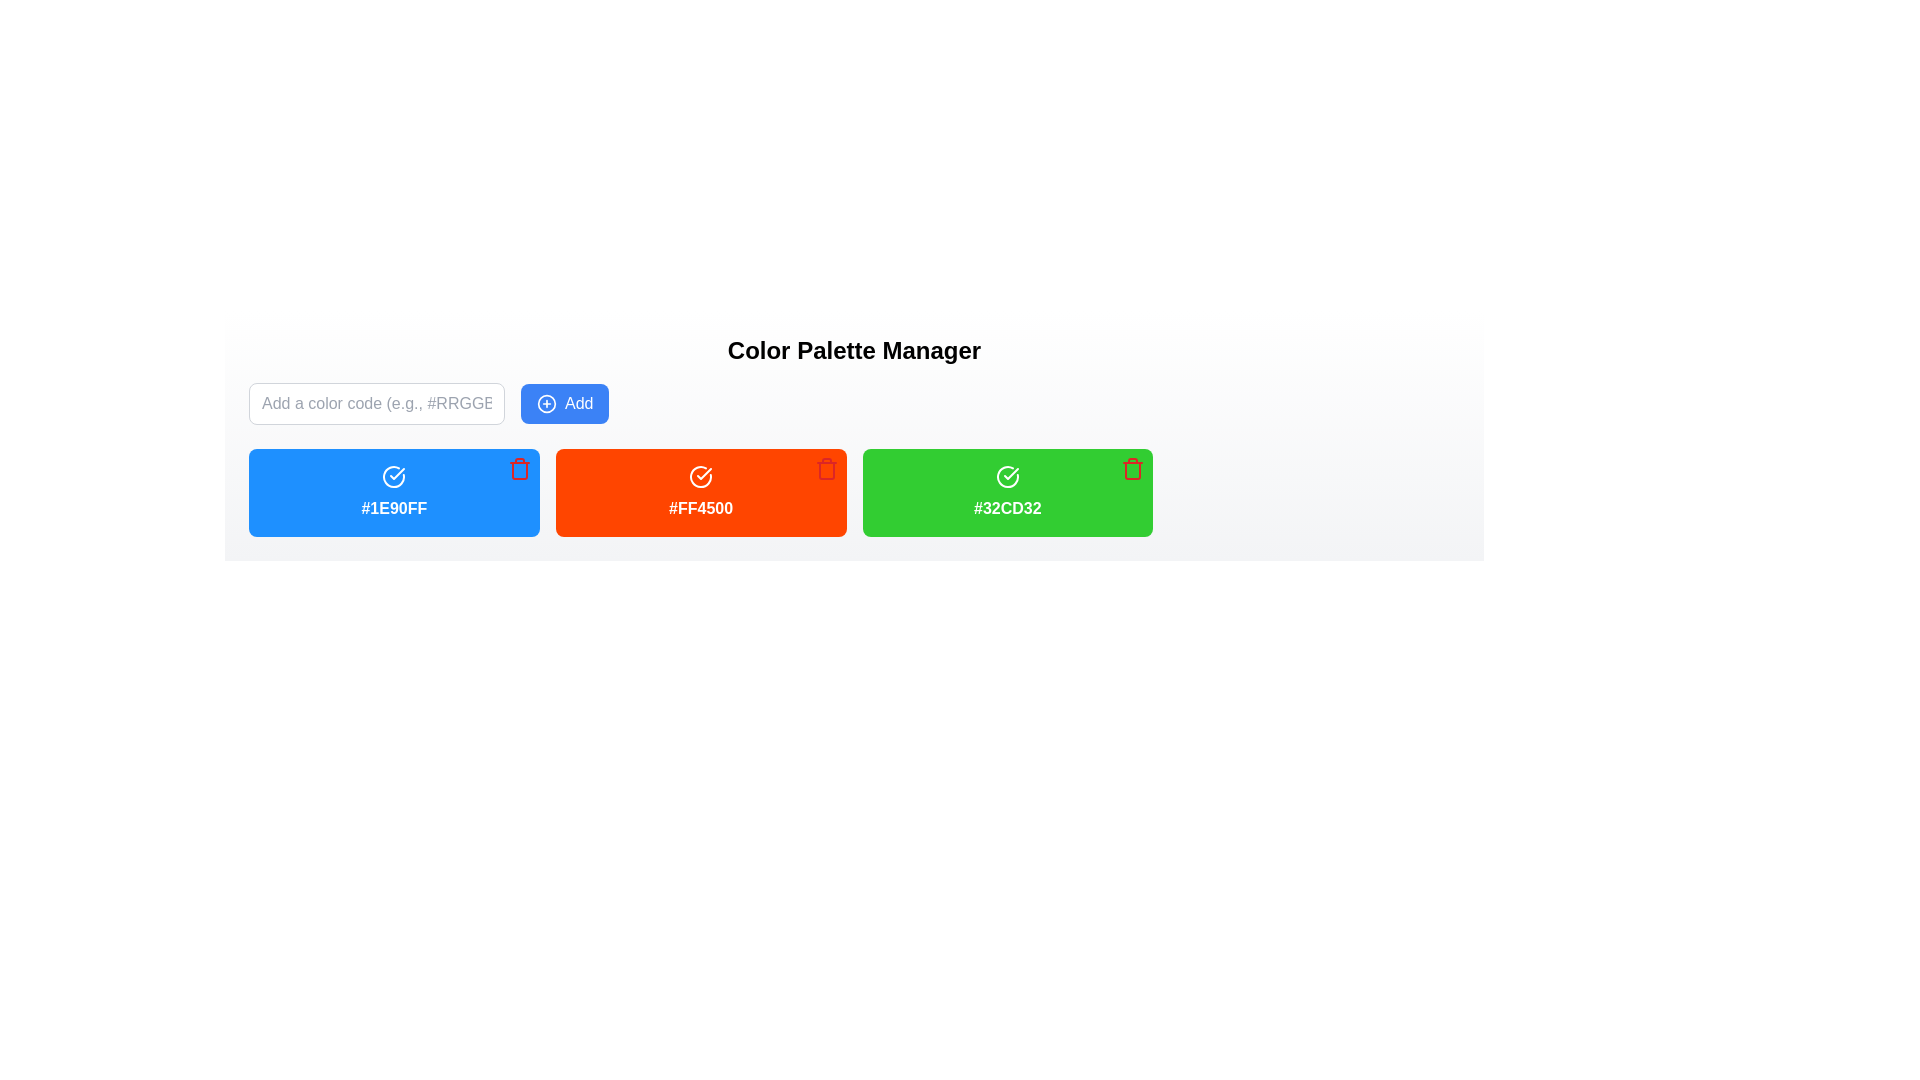 Image resolution: width=1920 pixels, height=1080 pixels. I want to click on the displayed color information of the orange card (#FF4500), which is the second card in a row of three color cards, so click(701, 493).